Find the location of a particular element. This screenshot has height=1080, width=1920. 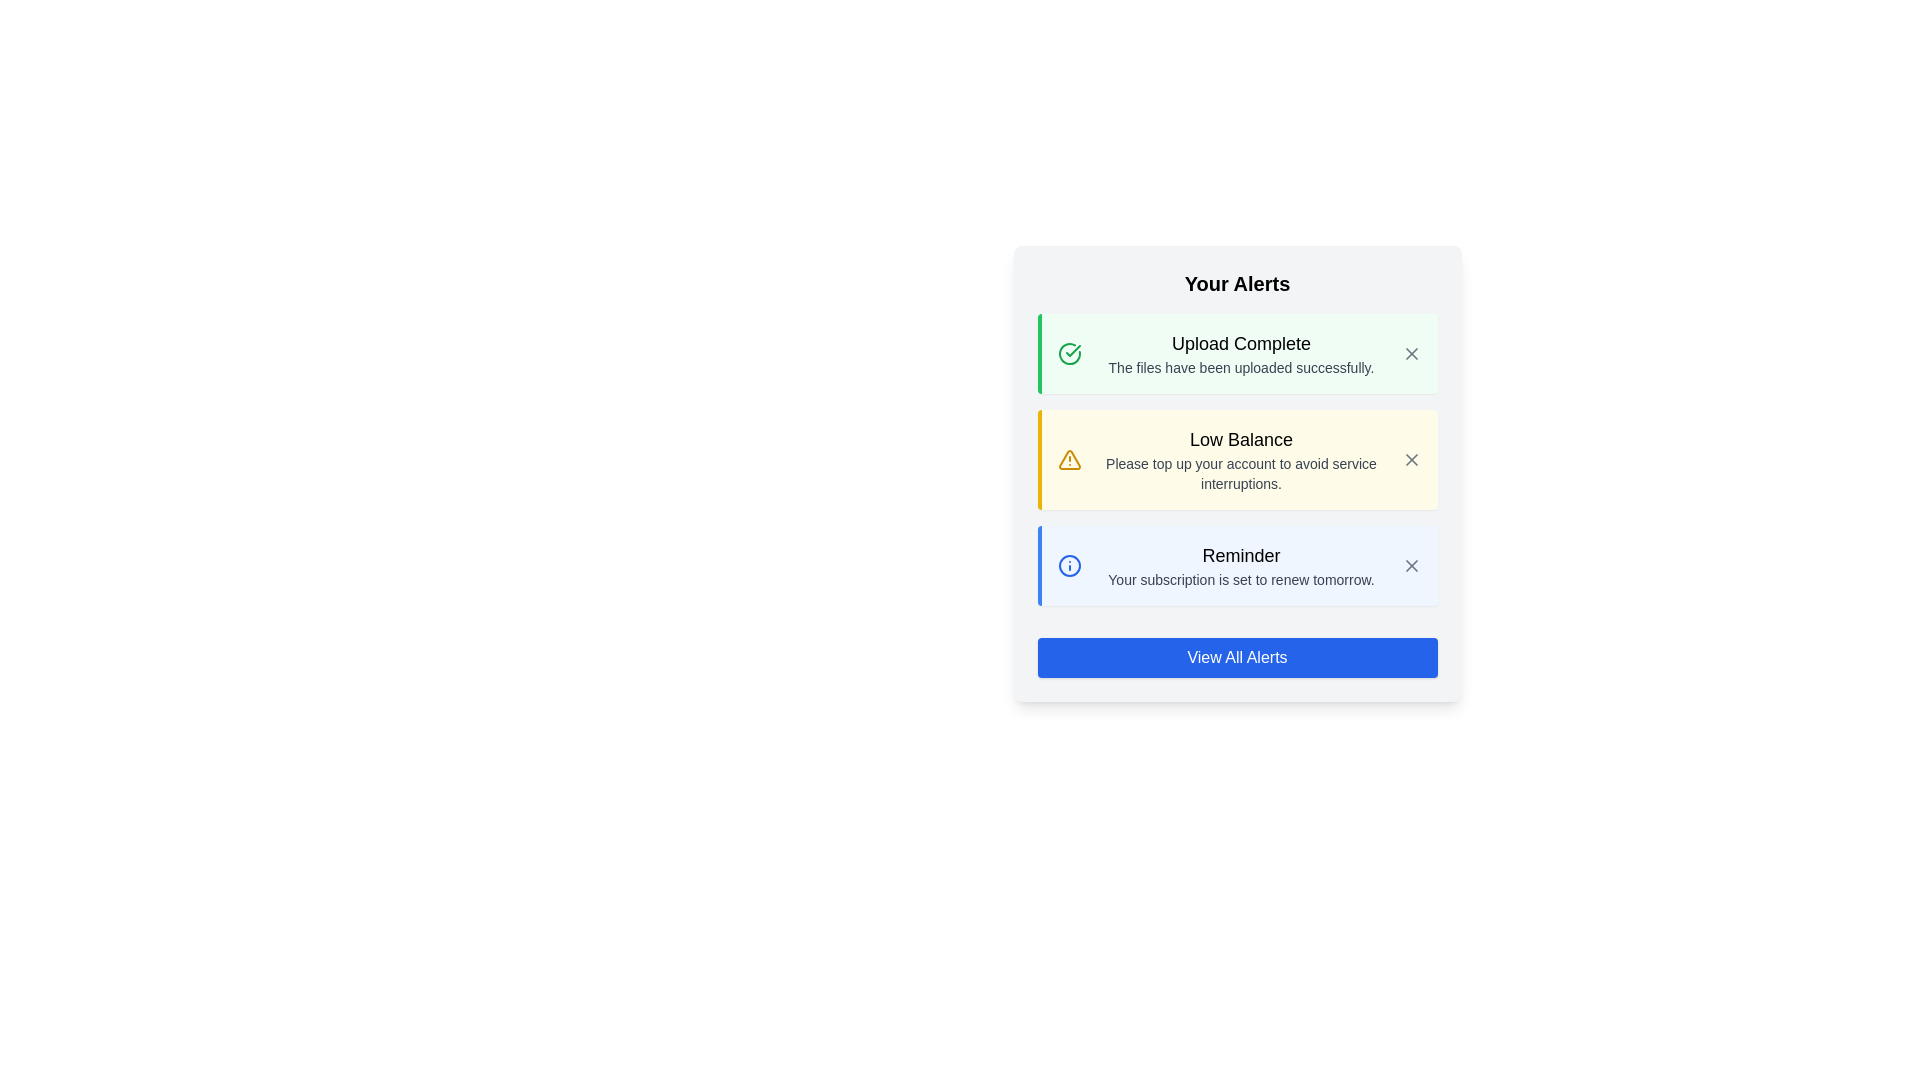

the 'View All Alerts' button, which has a blue background, white bold text, and is located at the bottom center of the 'Your Alerts' card is located at coordinates (1236, 658).